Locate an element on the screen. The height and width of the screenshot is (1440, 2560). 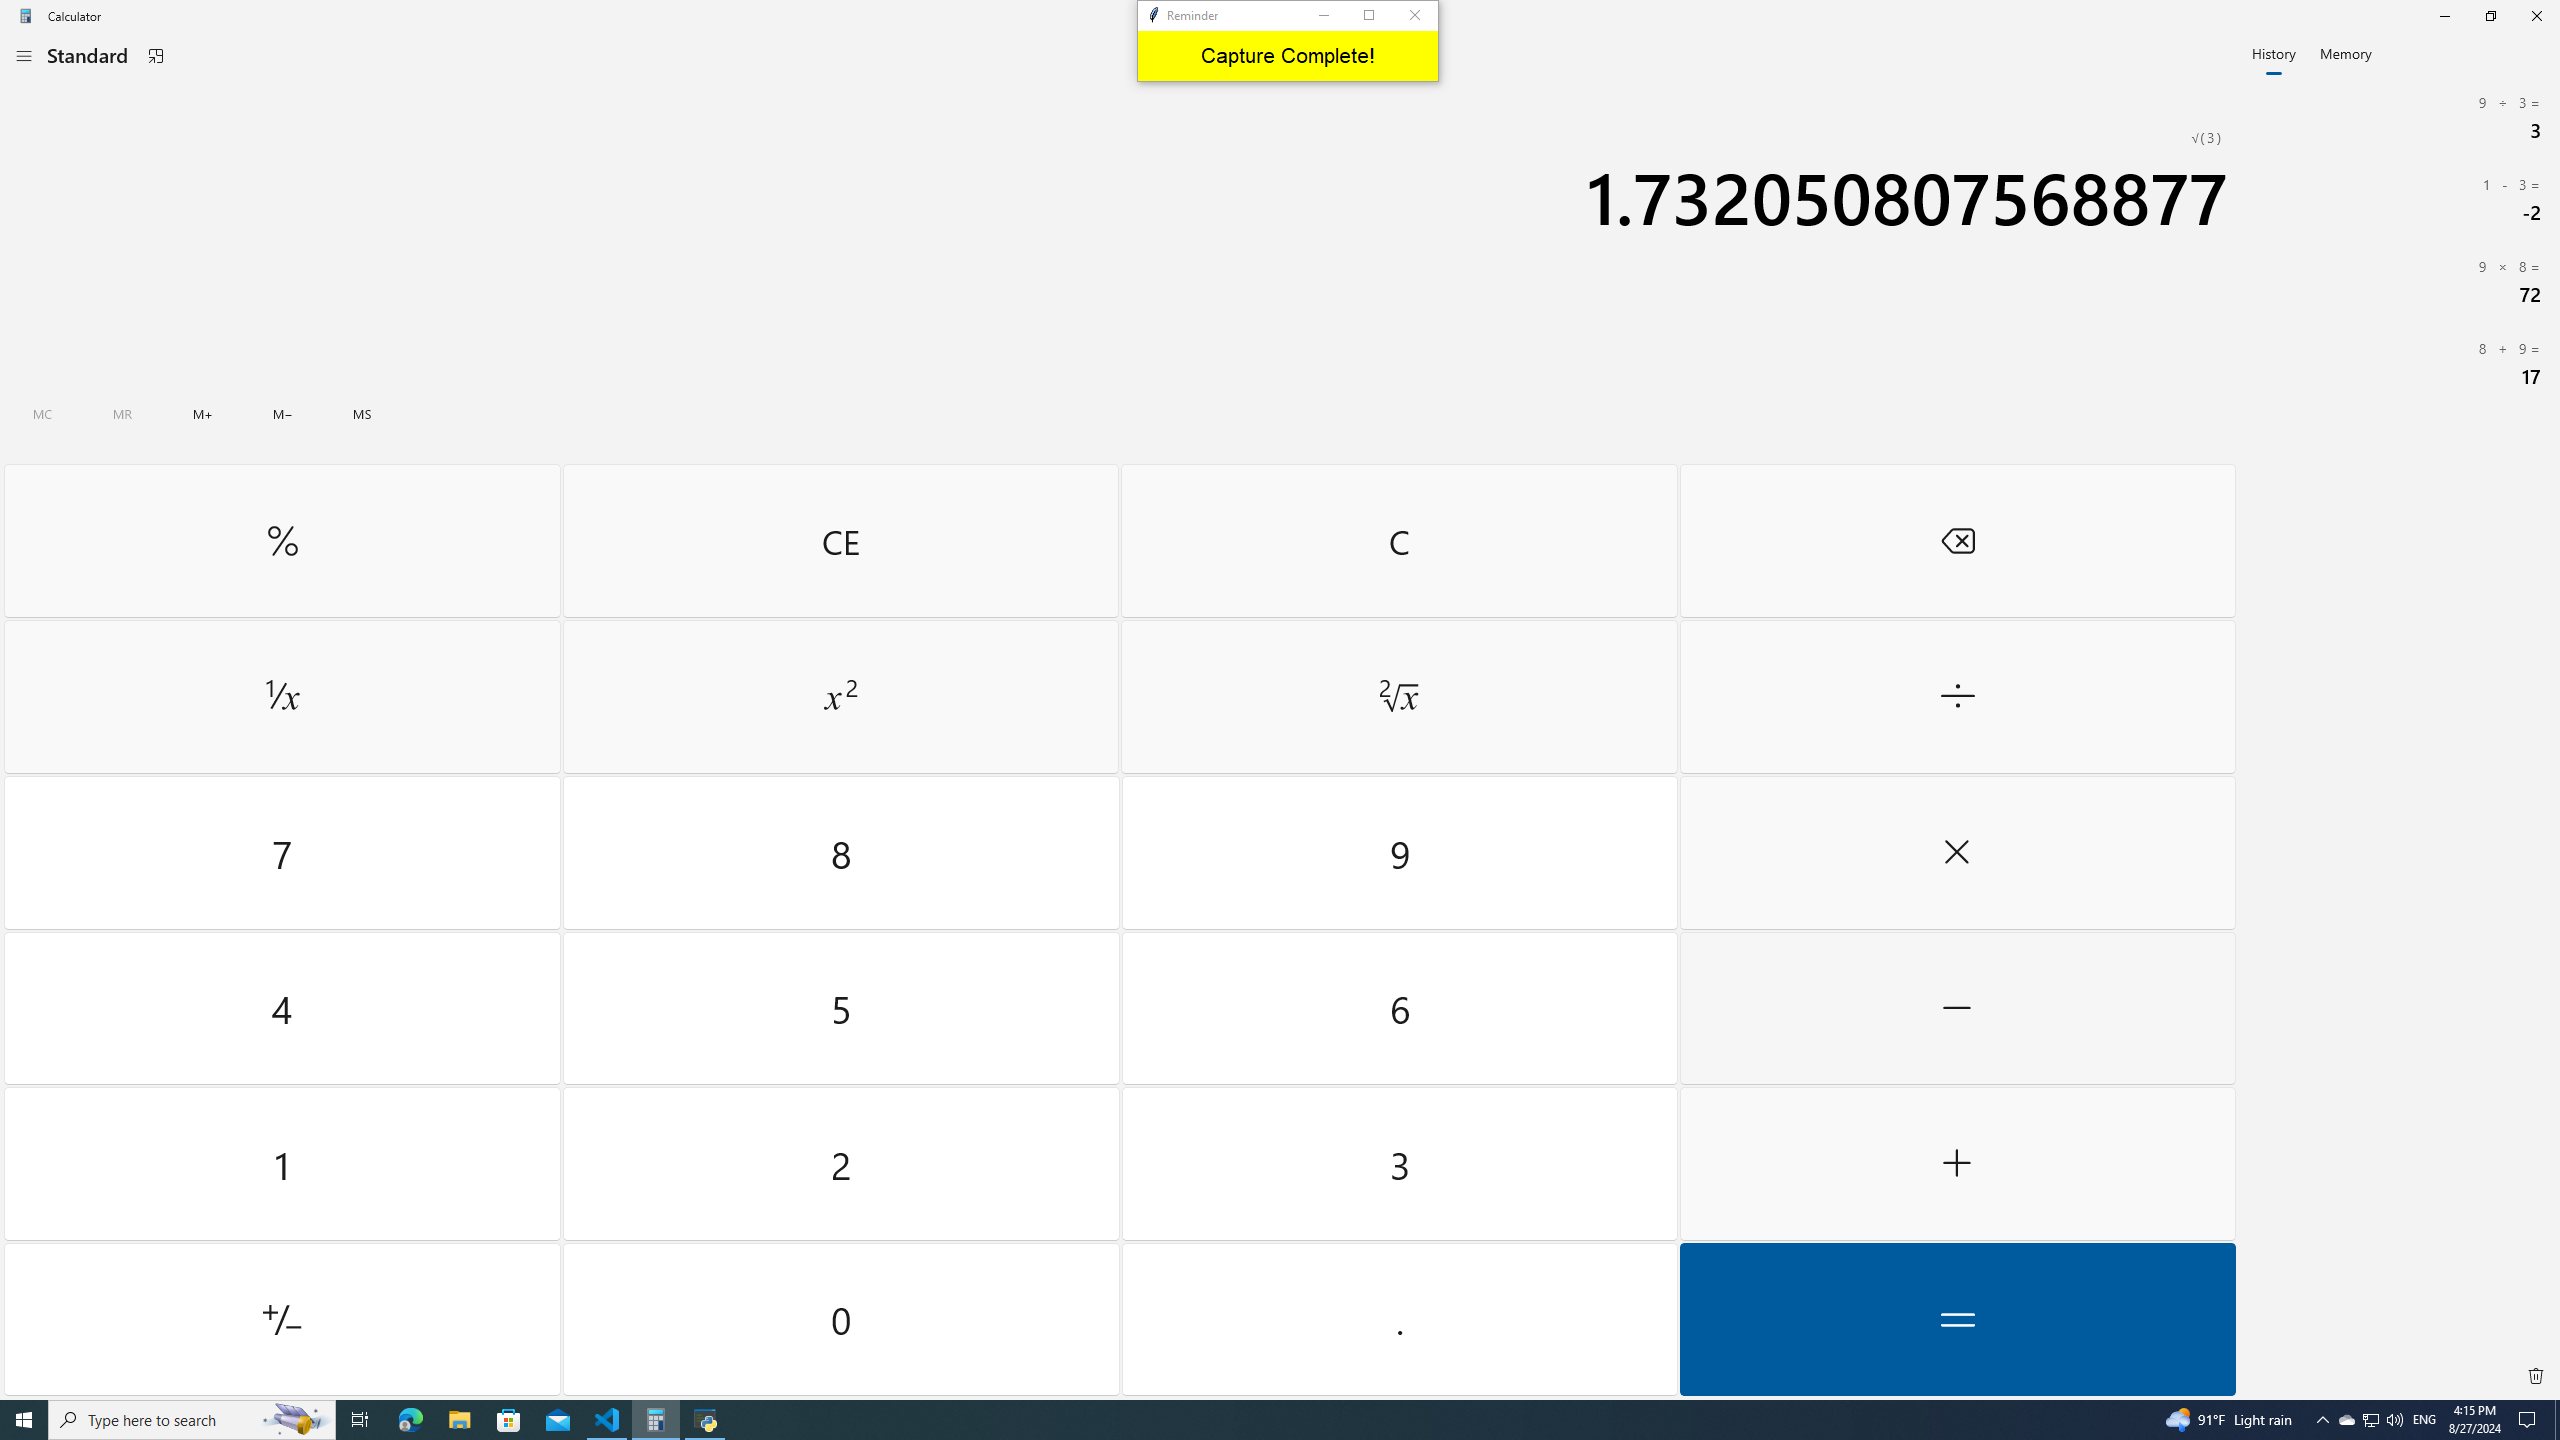
'Two' is located at coordinates (841, 1164).